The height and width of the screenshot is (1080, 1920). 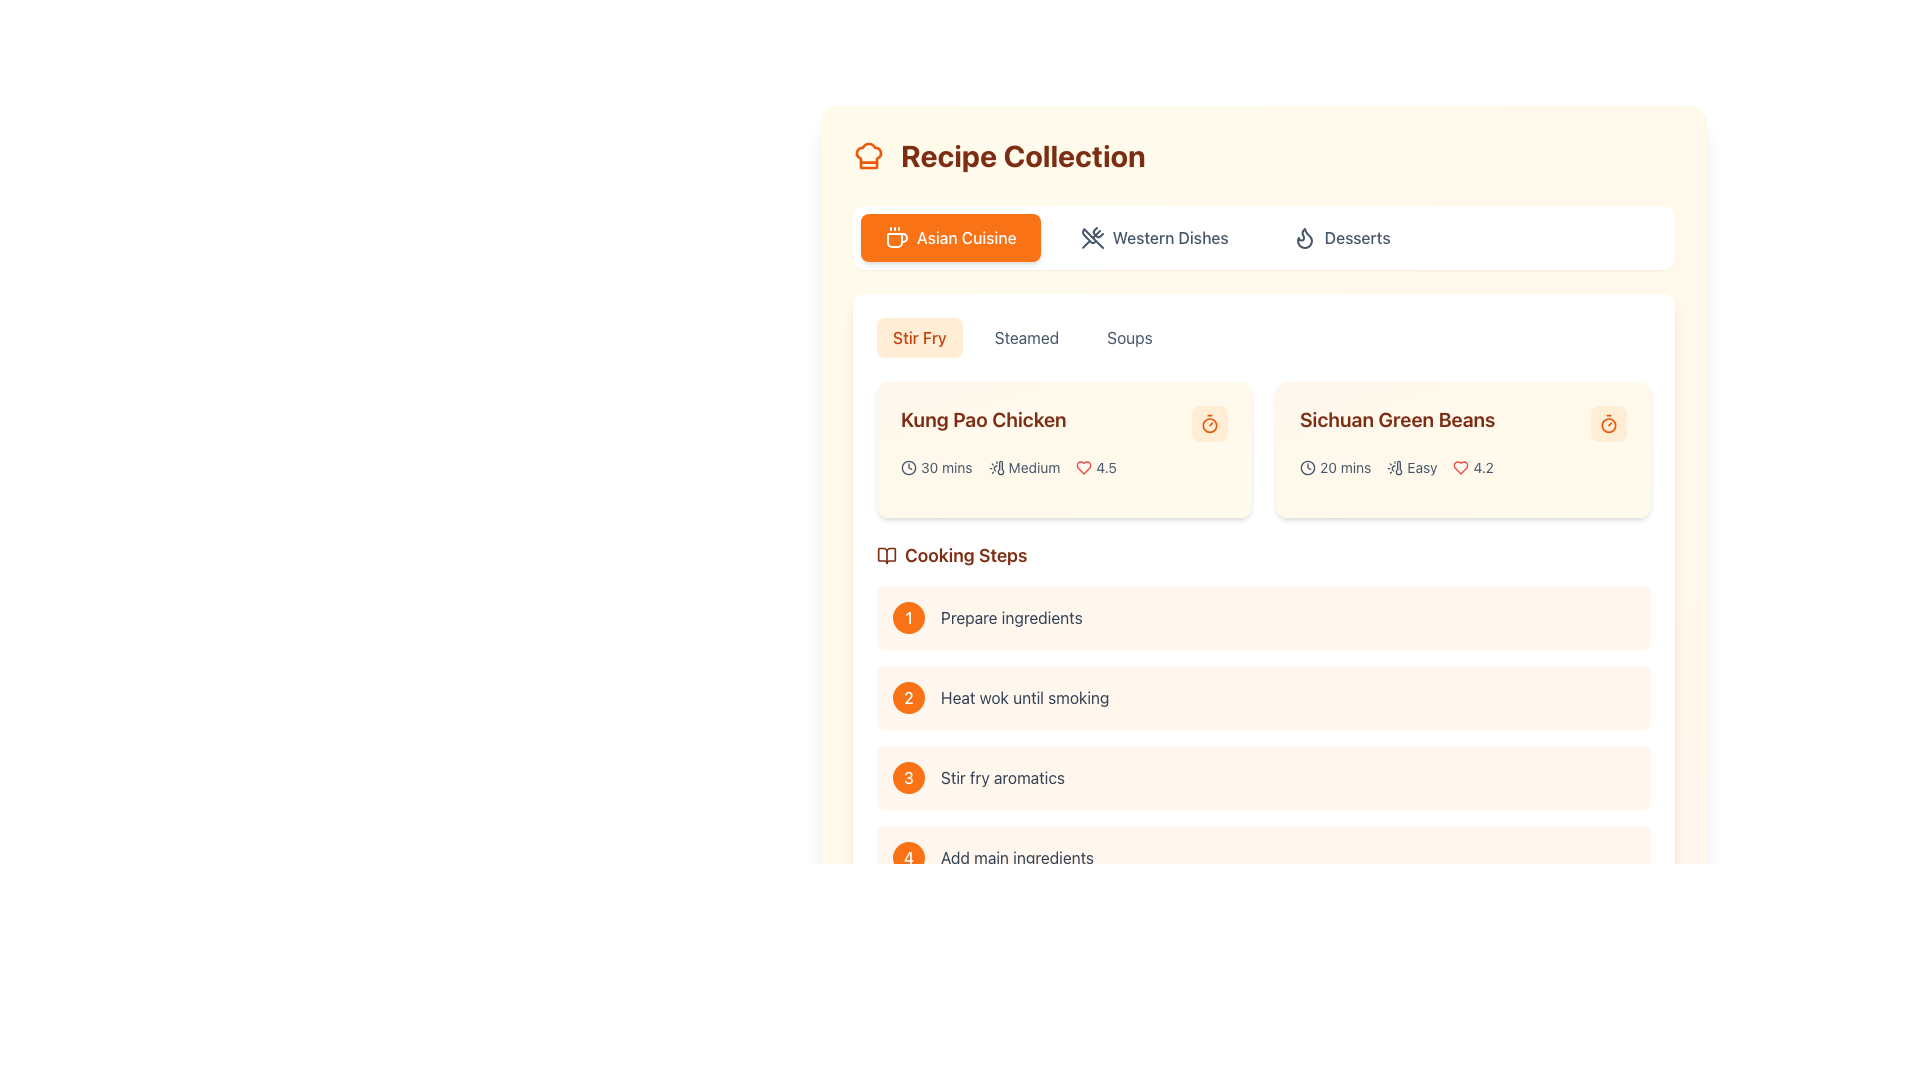 What do you see at coordinates (907, 777) in the screenshot?
I see `the Step indicator badge that serves as a visual cue for the order of steps in the cooking process, located to the left of the text 'Stir fry aromatics'` at bounding box center [907, 777].